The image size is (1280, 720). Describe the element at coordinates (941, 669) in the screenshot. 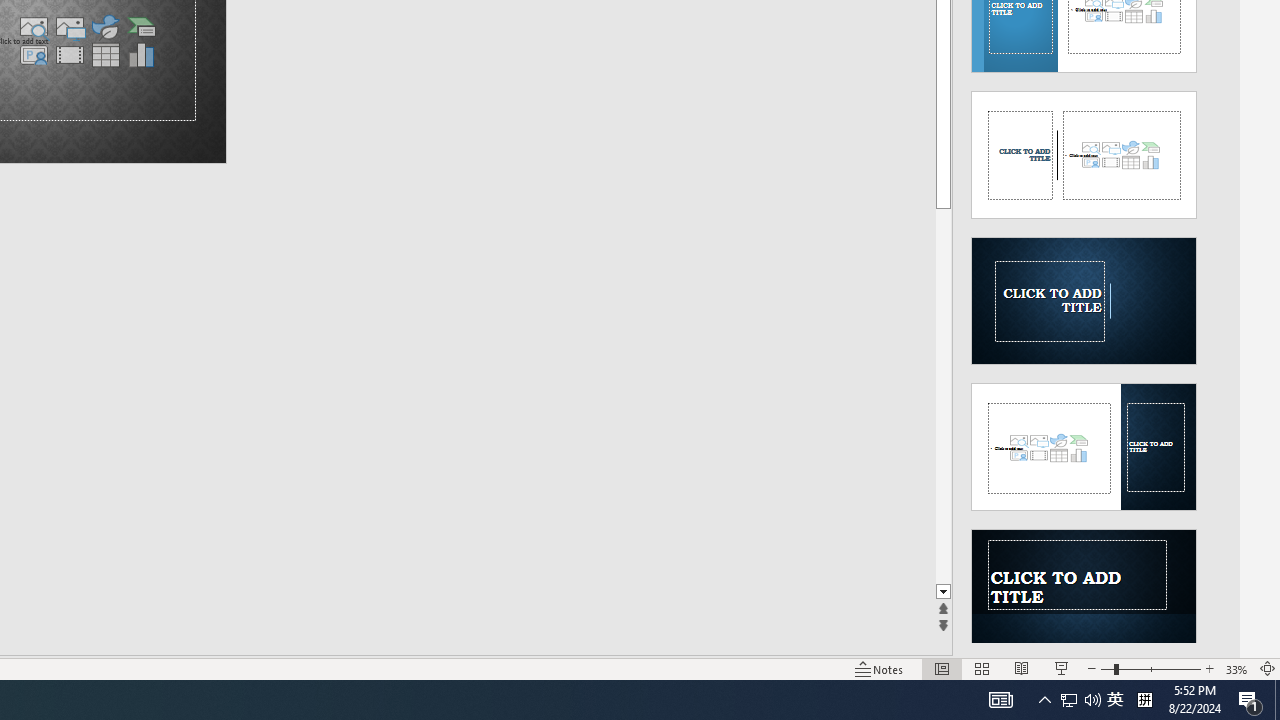

I see `'Normal'` at that location.